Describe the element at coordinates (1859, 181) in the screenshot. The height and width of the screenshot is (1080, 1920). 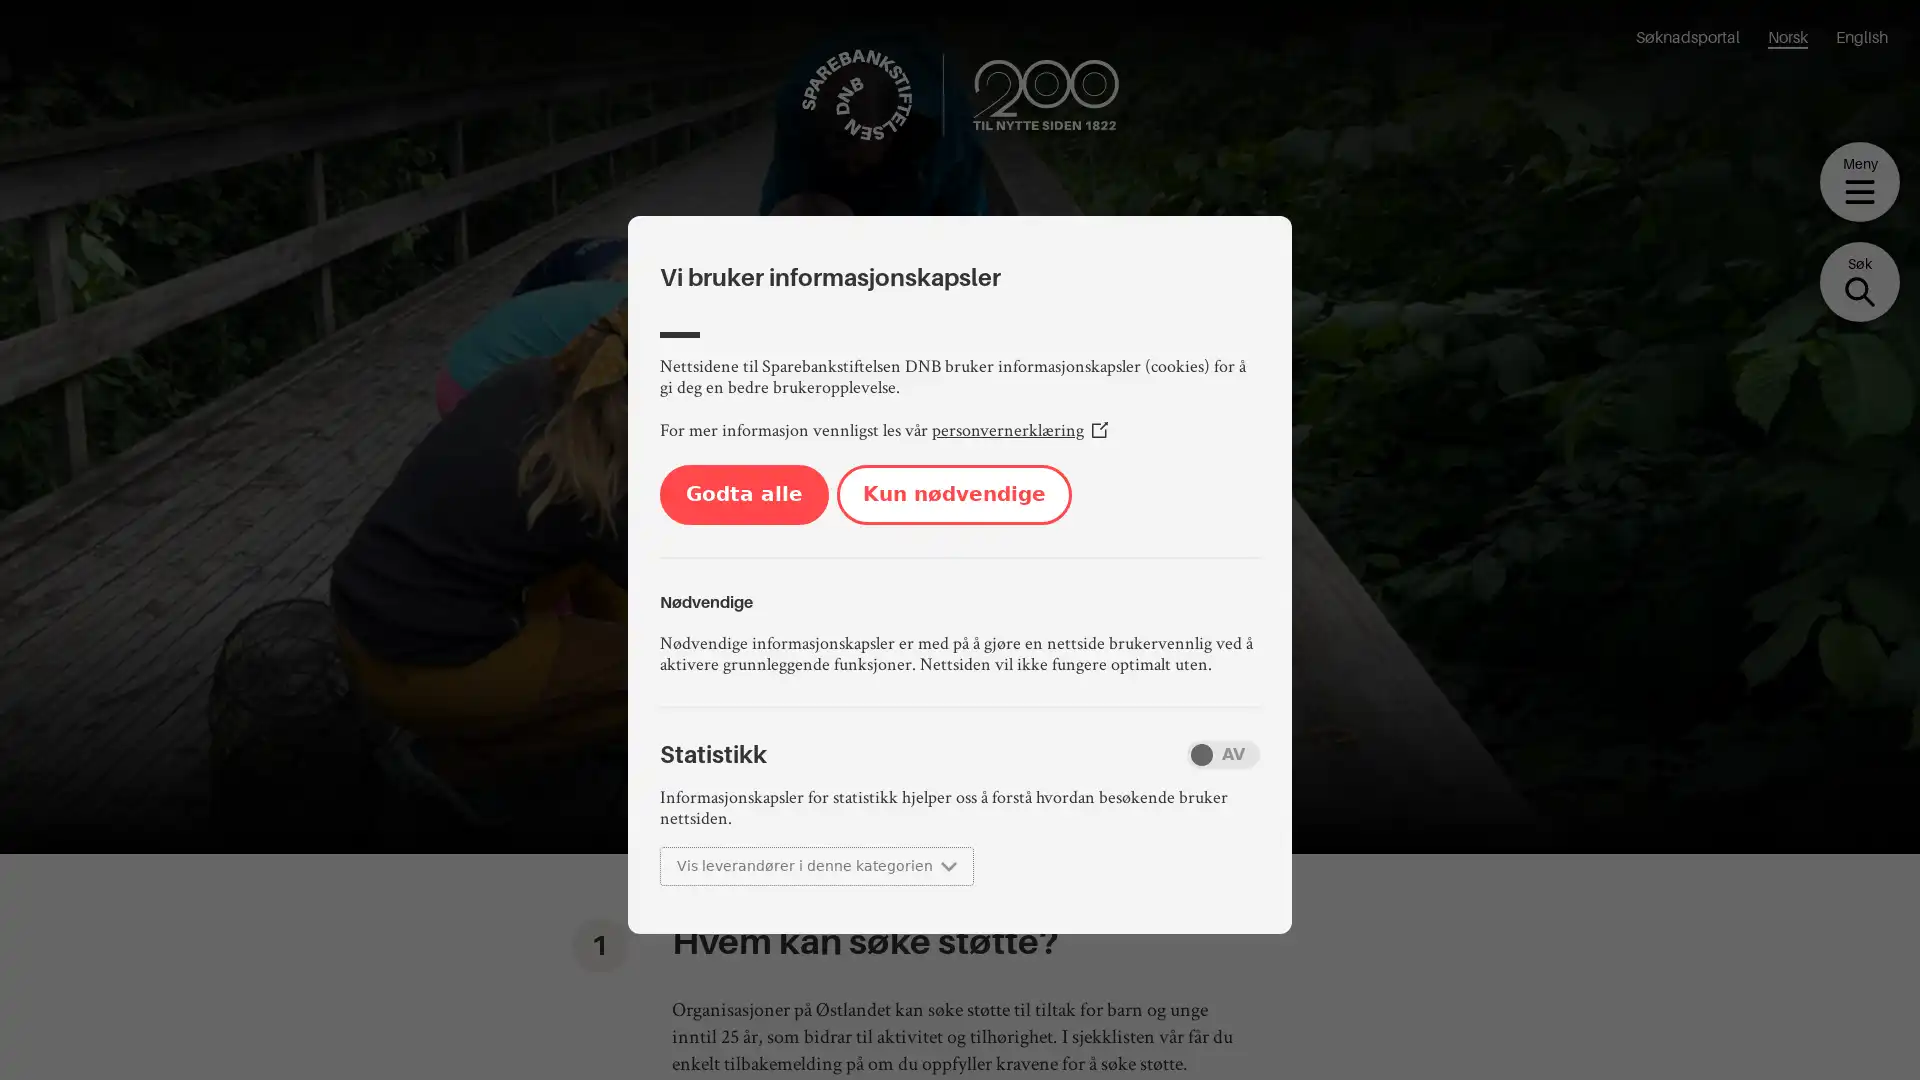
I see `Meny Meny` at that location.